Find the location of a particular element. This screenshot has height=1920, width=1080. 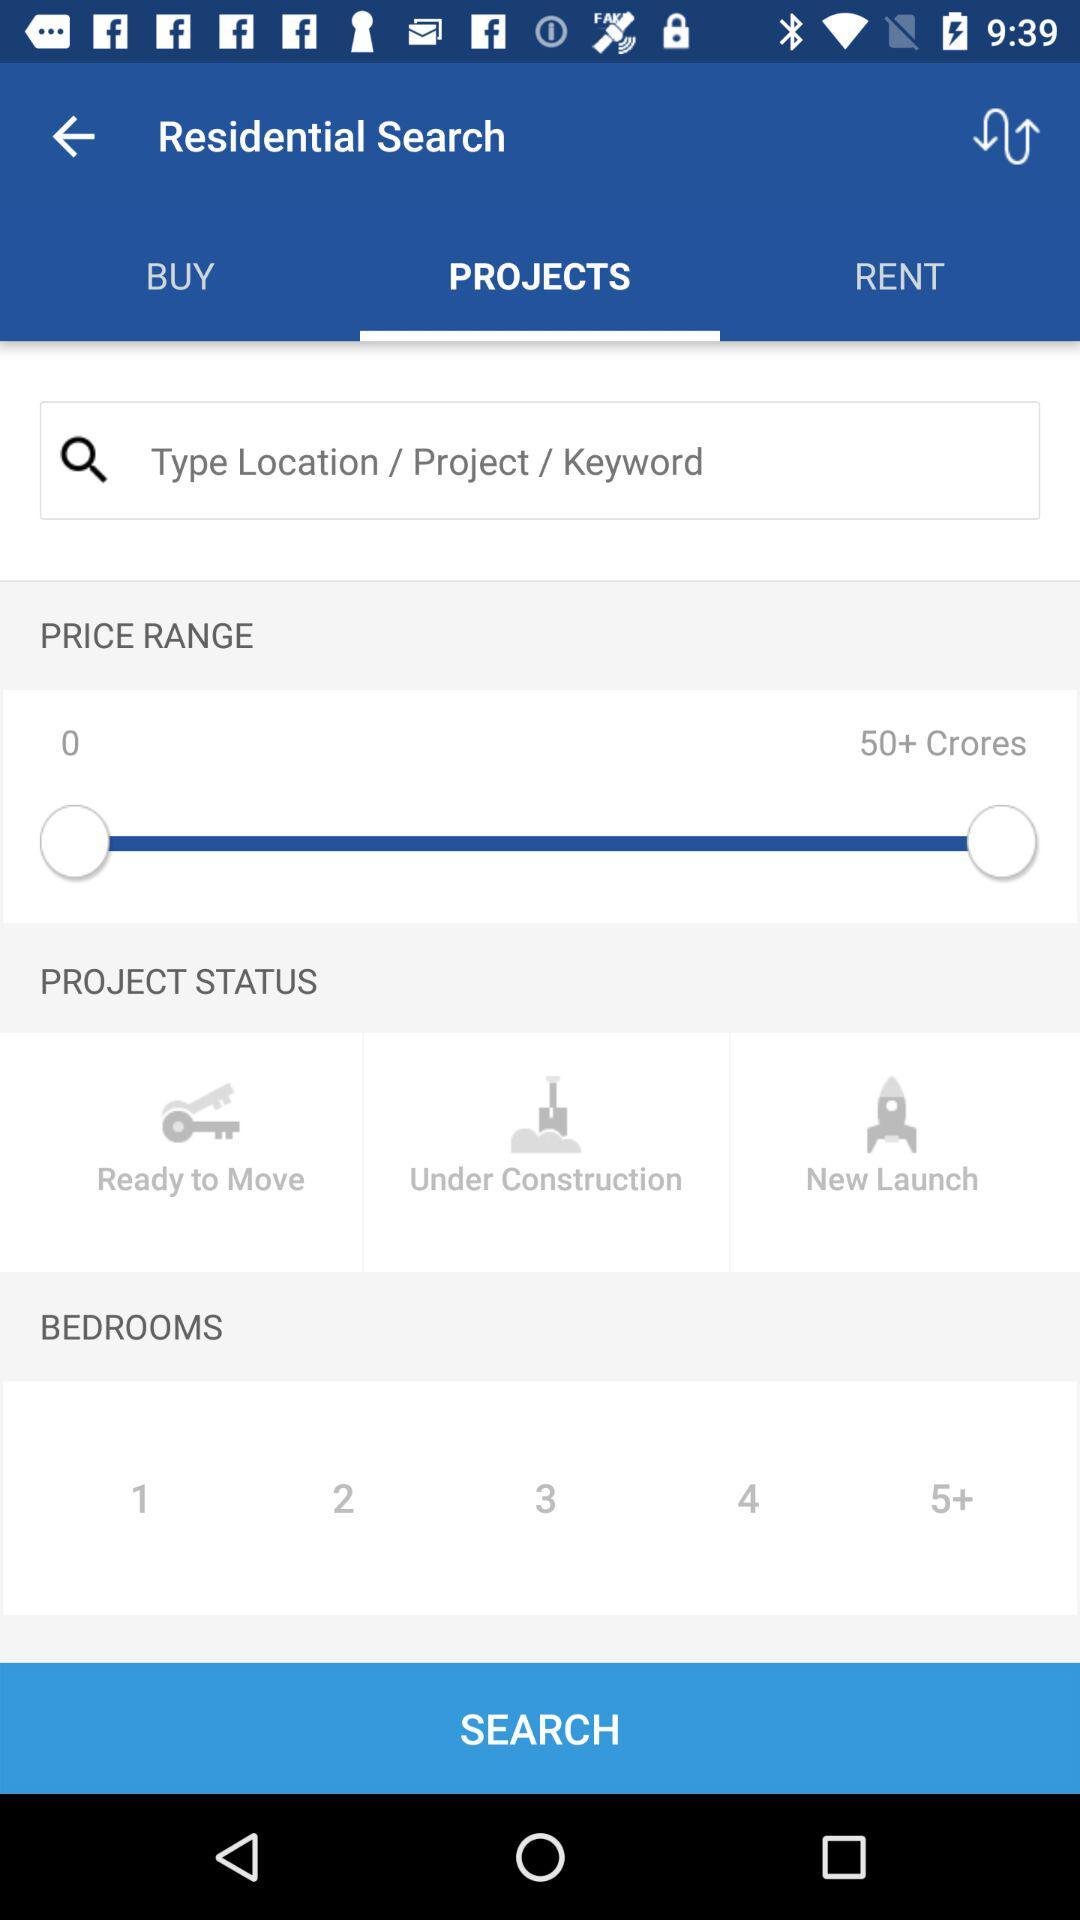

item above the bedrooms icon is located at coordinates (546, 1152).